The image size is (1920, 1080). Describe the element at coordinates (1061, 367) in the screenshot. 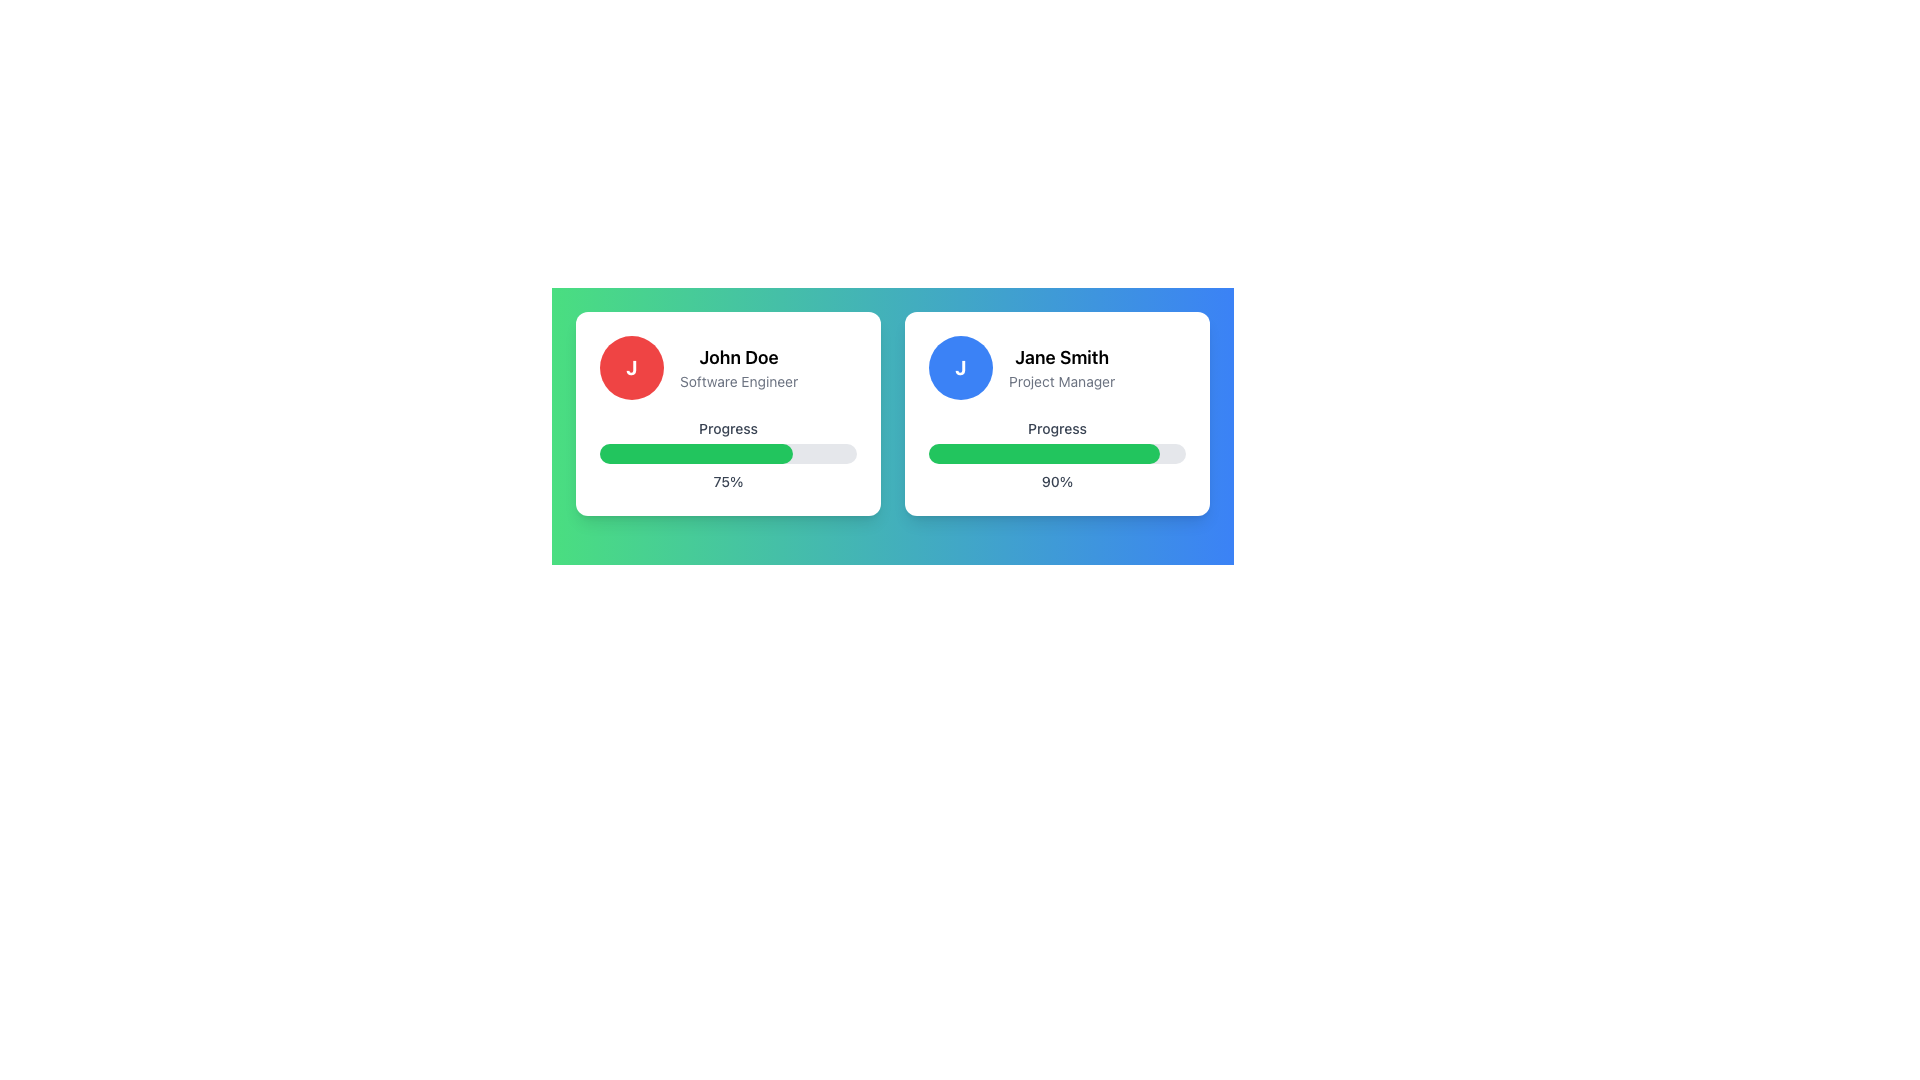

I see `the text label that displays the name and title of a person, located beneath the circular avatar labeled 'J', which is vertically centered within the right card` at that location.